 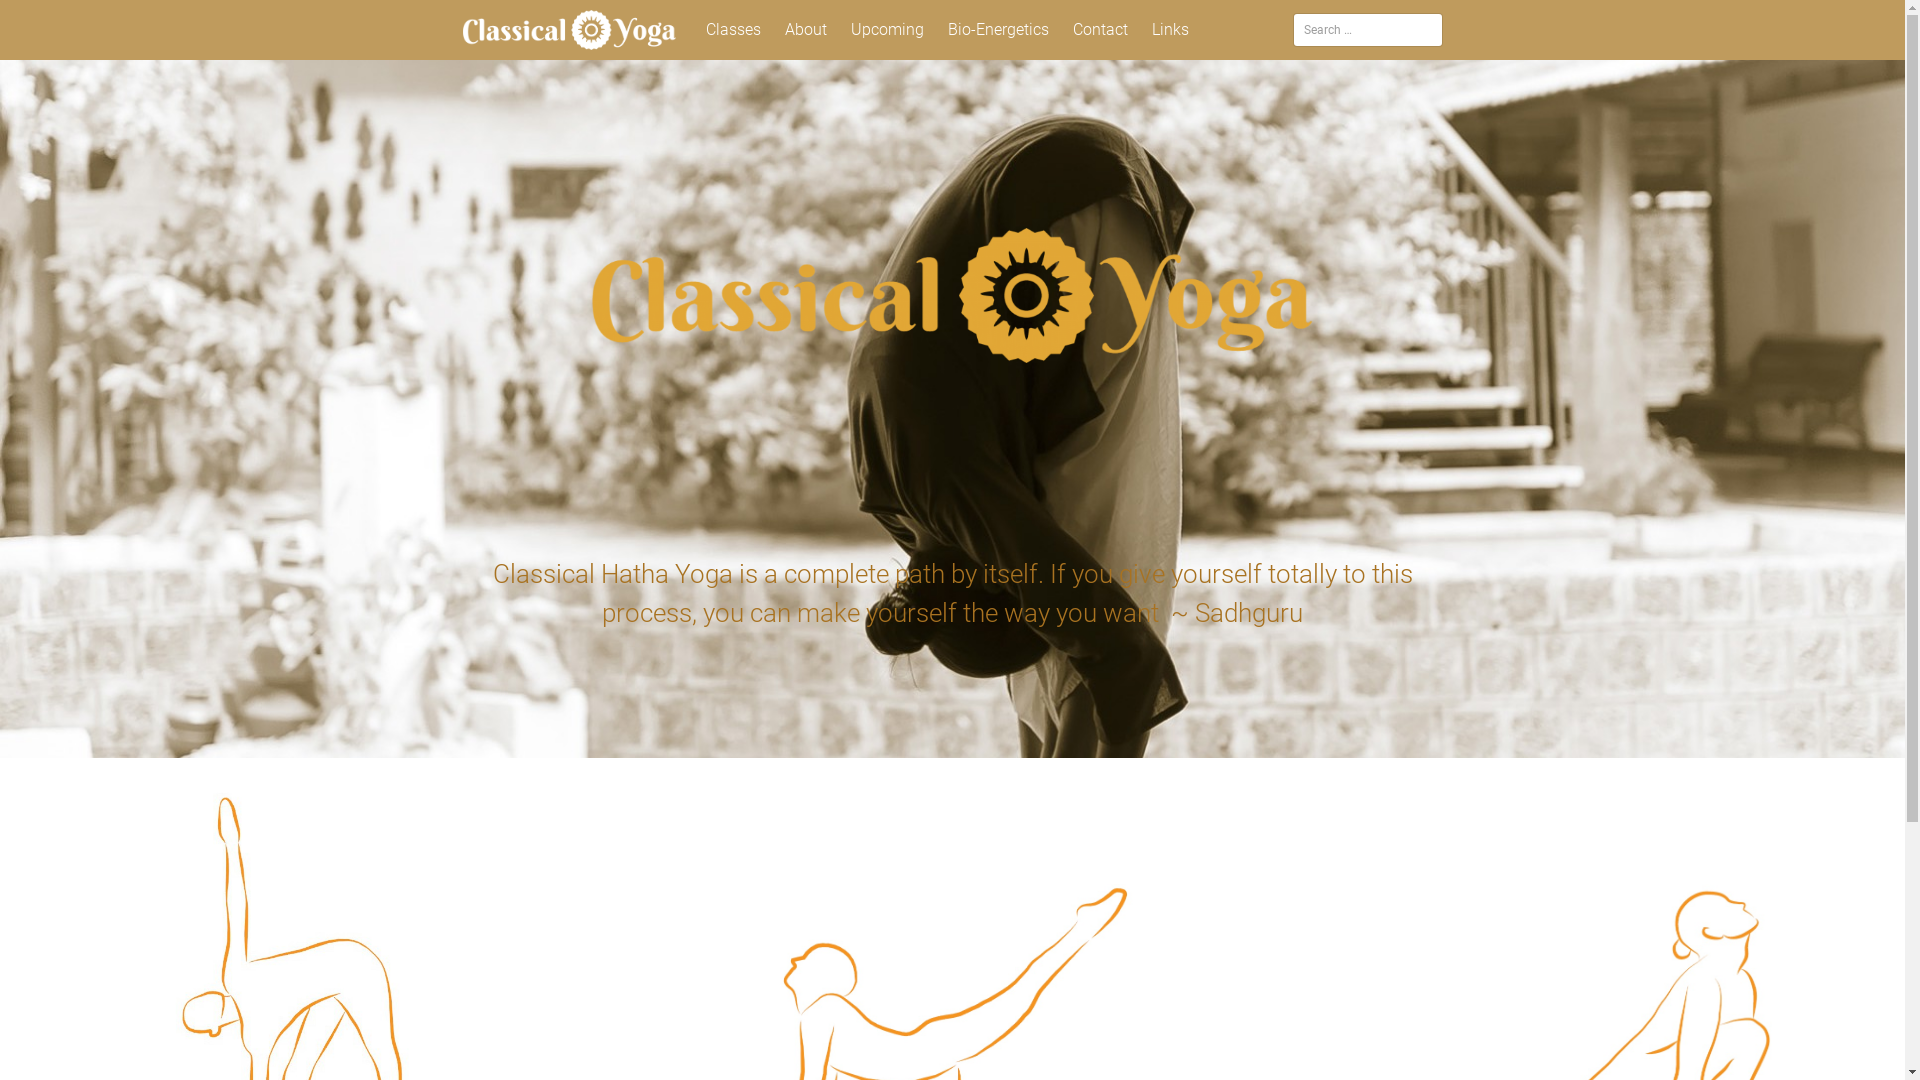 I want to click on 'About', so click(x=806, y=30).